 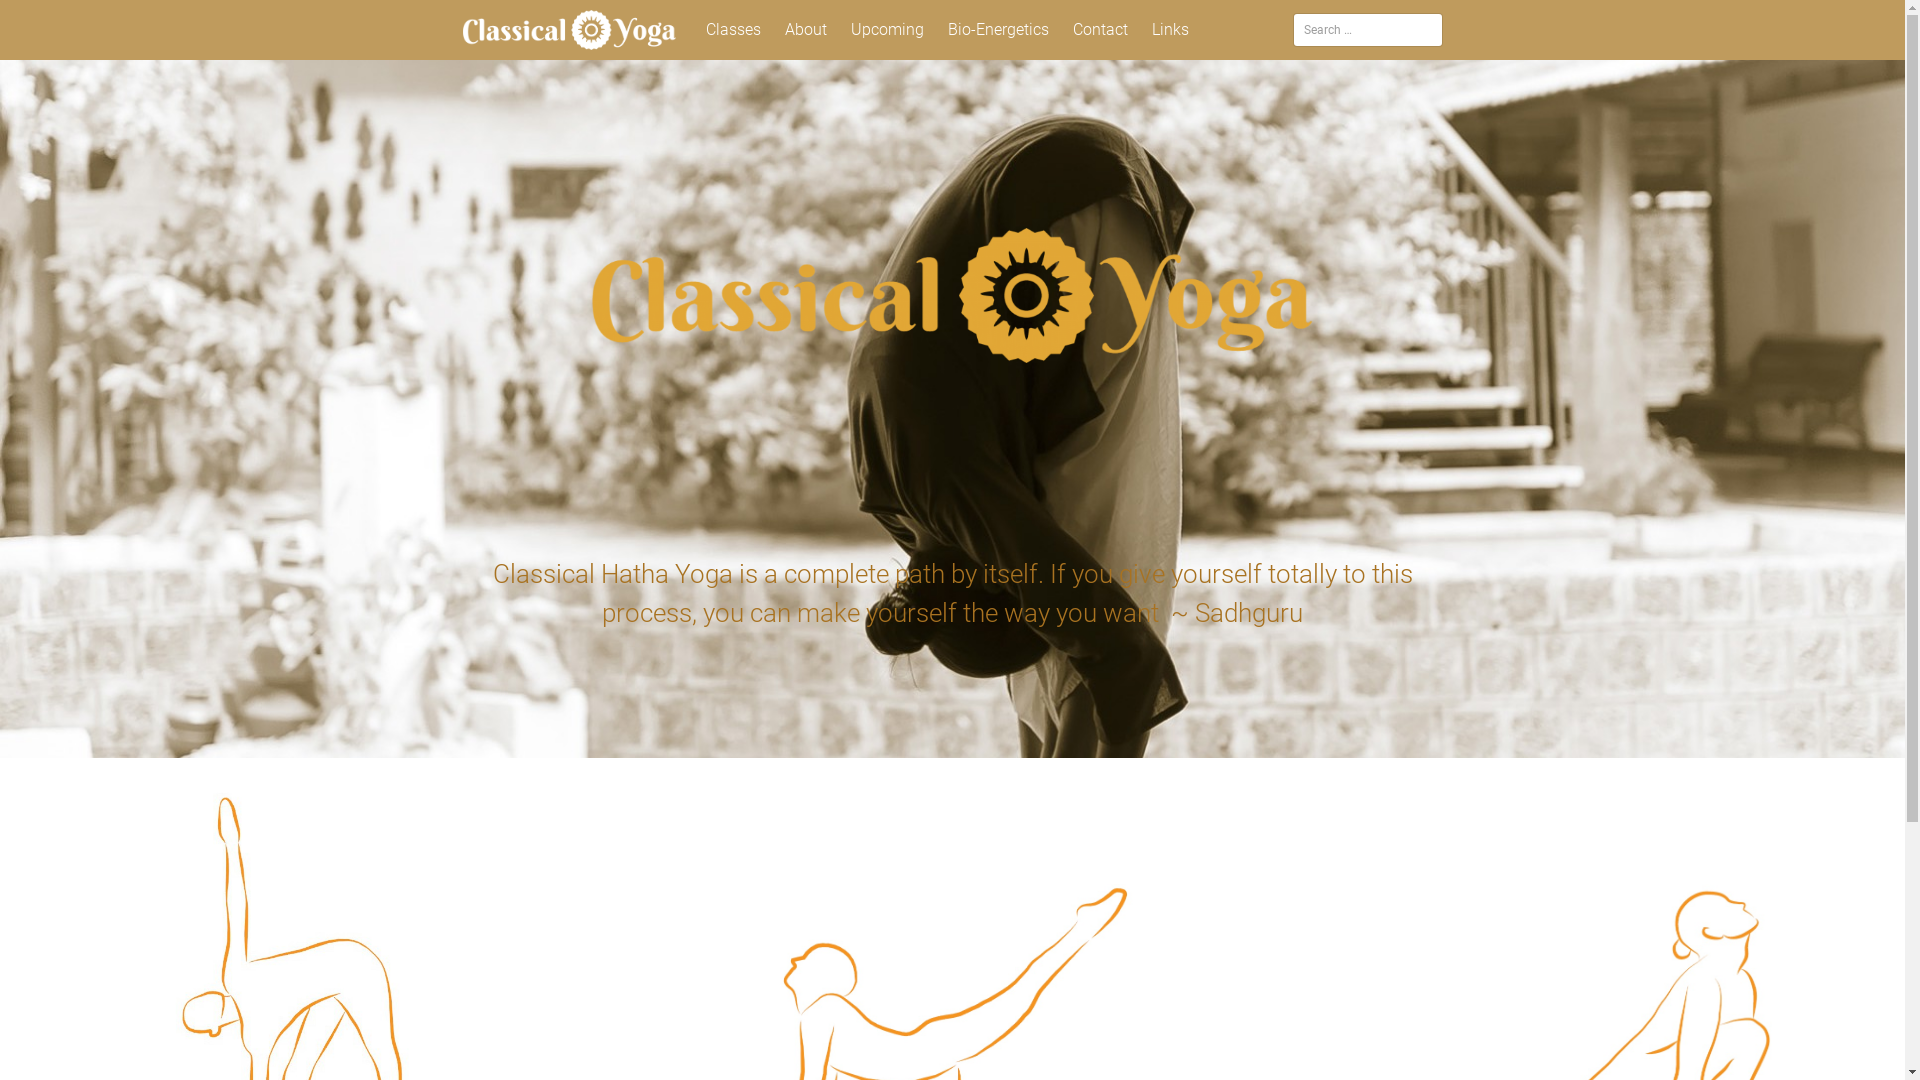 I want to click on 'About', so click(x=806, y=30).